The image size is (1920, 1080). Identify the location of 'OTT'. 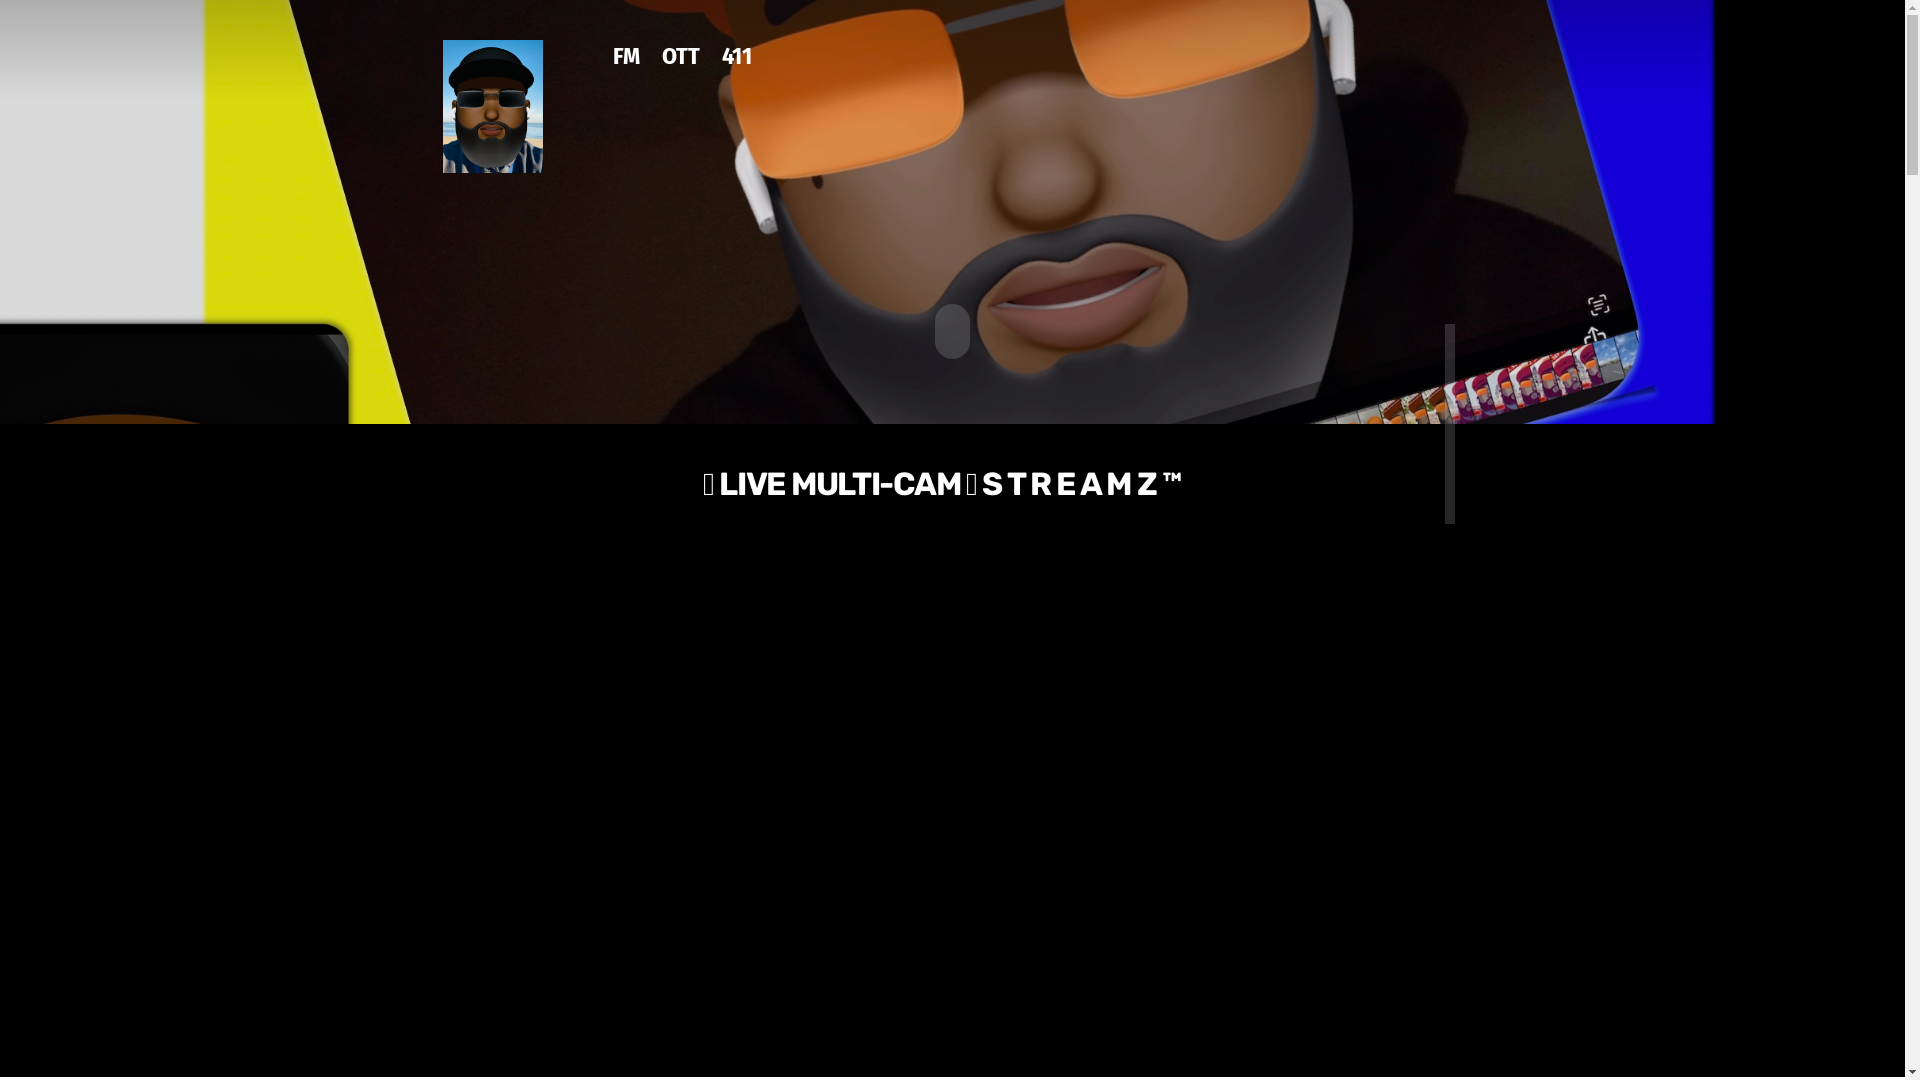
(681, 69).